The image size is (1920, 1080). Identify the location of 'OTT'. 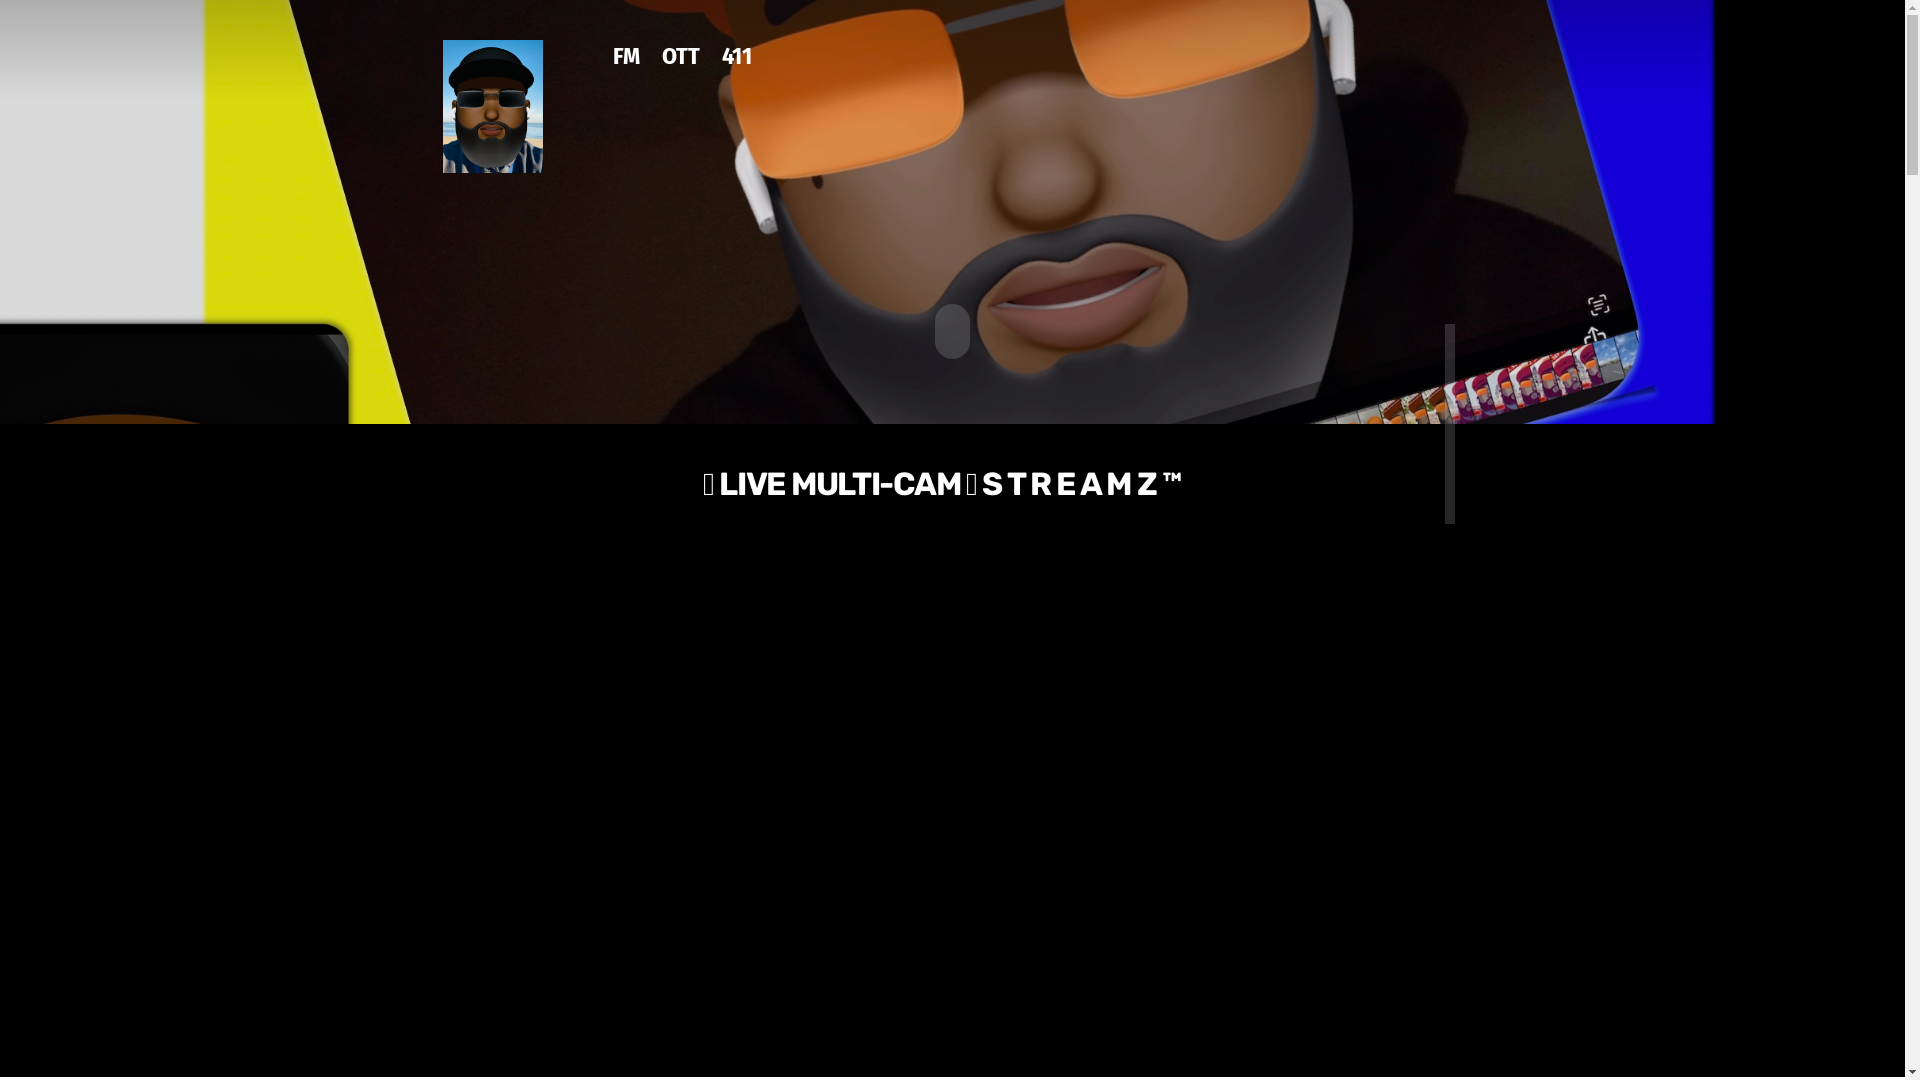
(681, 69).